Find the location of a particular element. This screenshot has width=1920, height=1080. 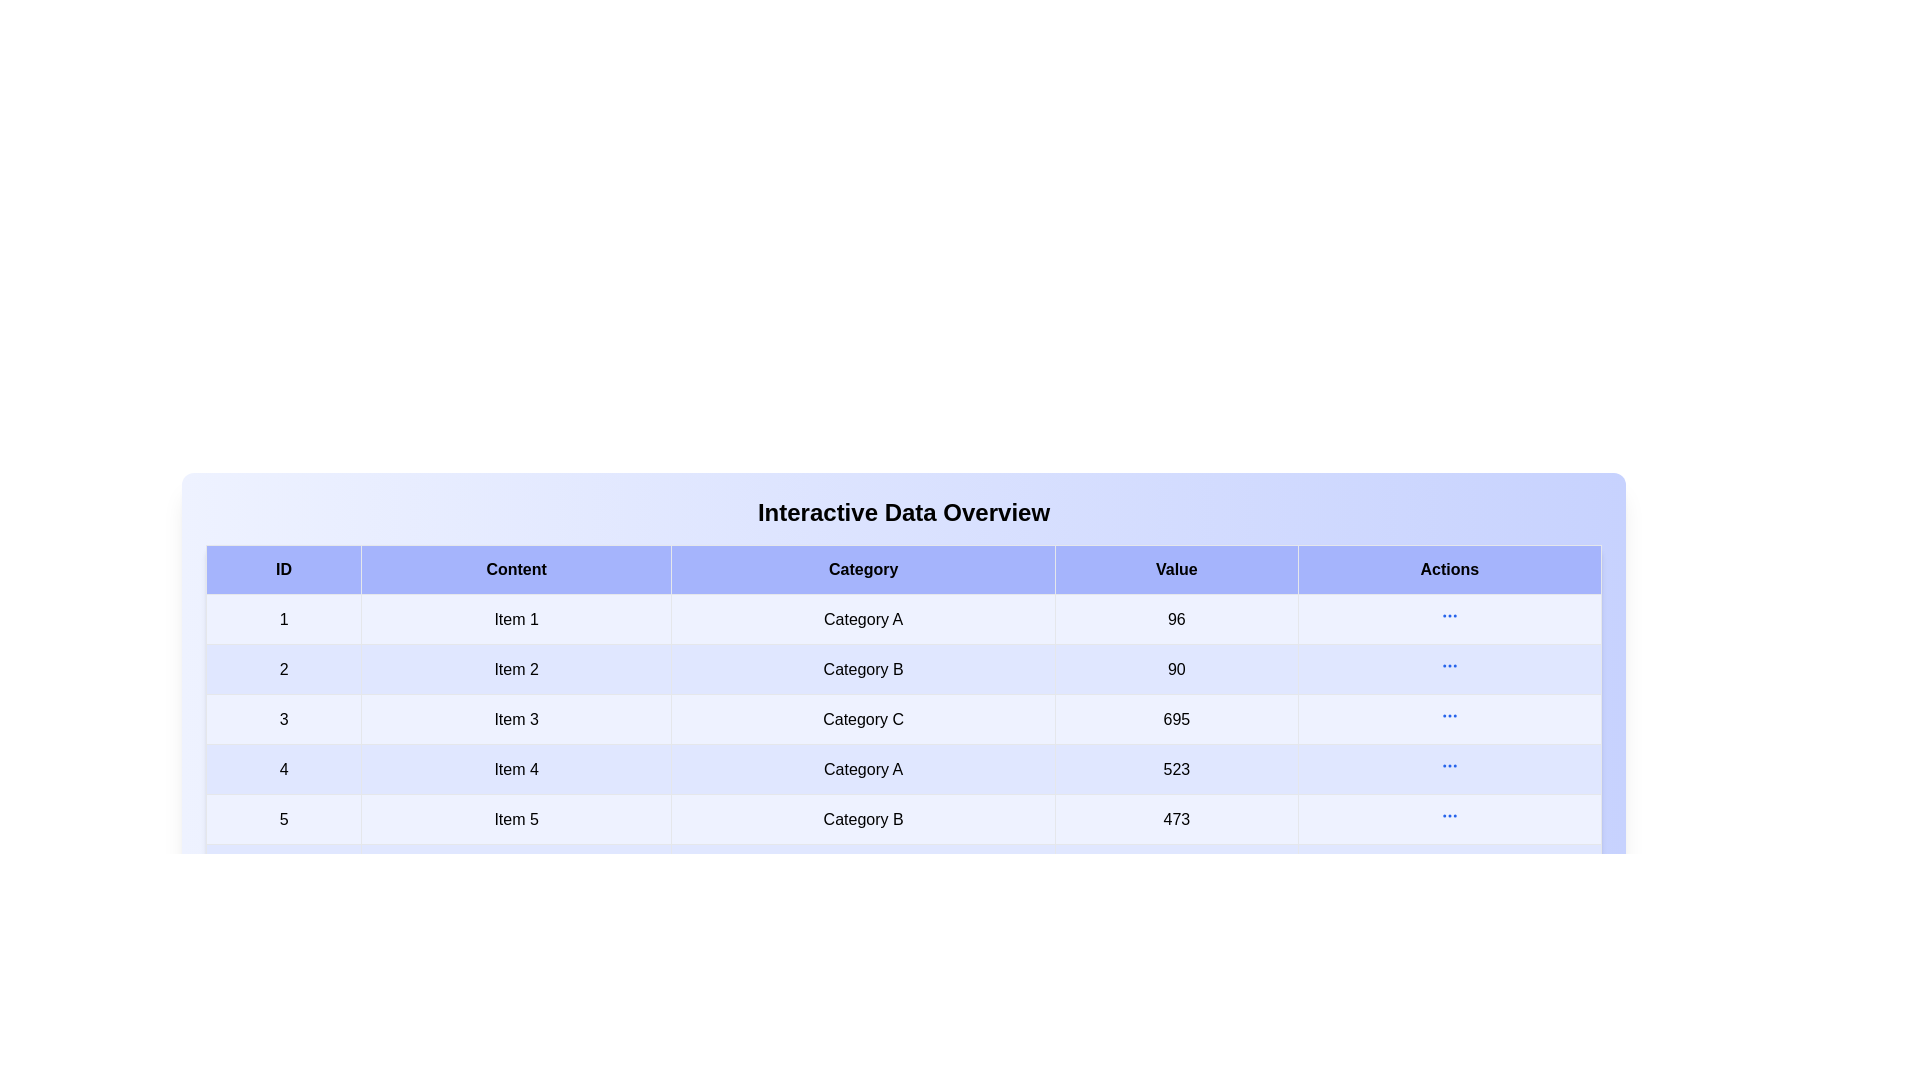

action button in row 4 to view additional details is located at coordinates (1449, 765).